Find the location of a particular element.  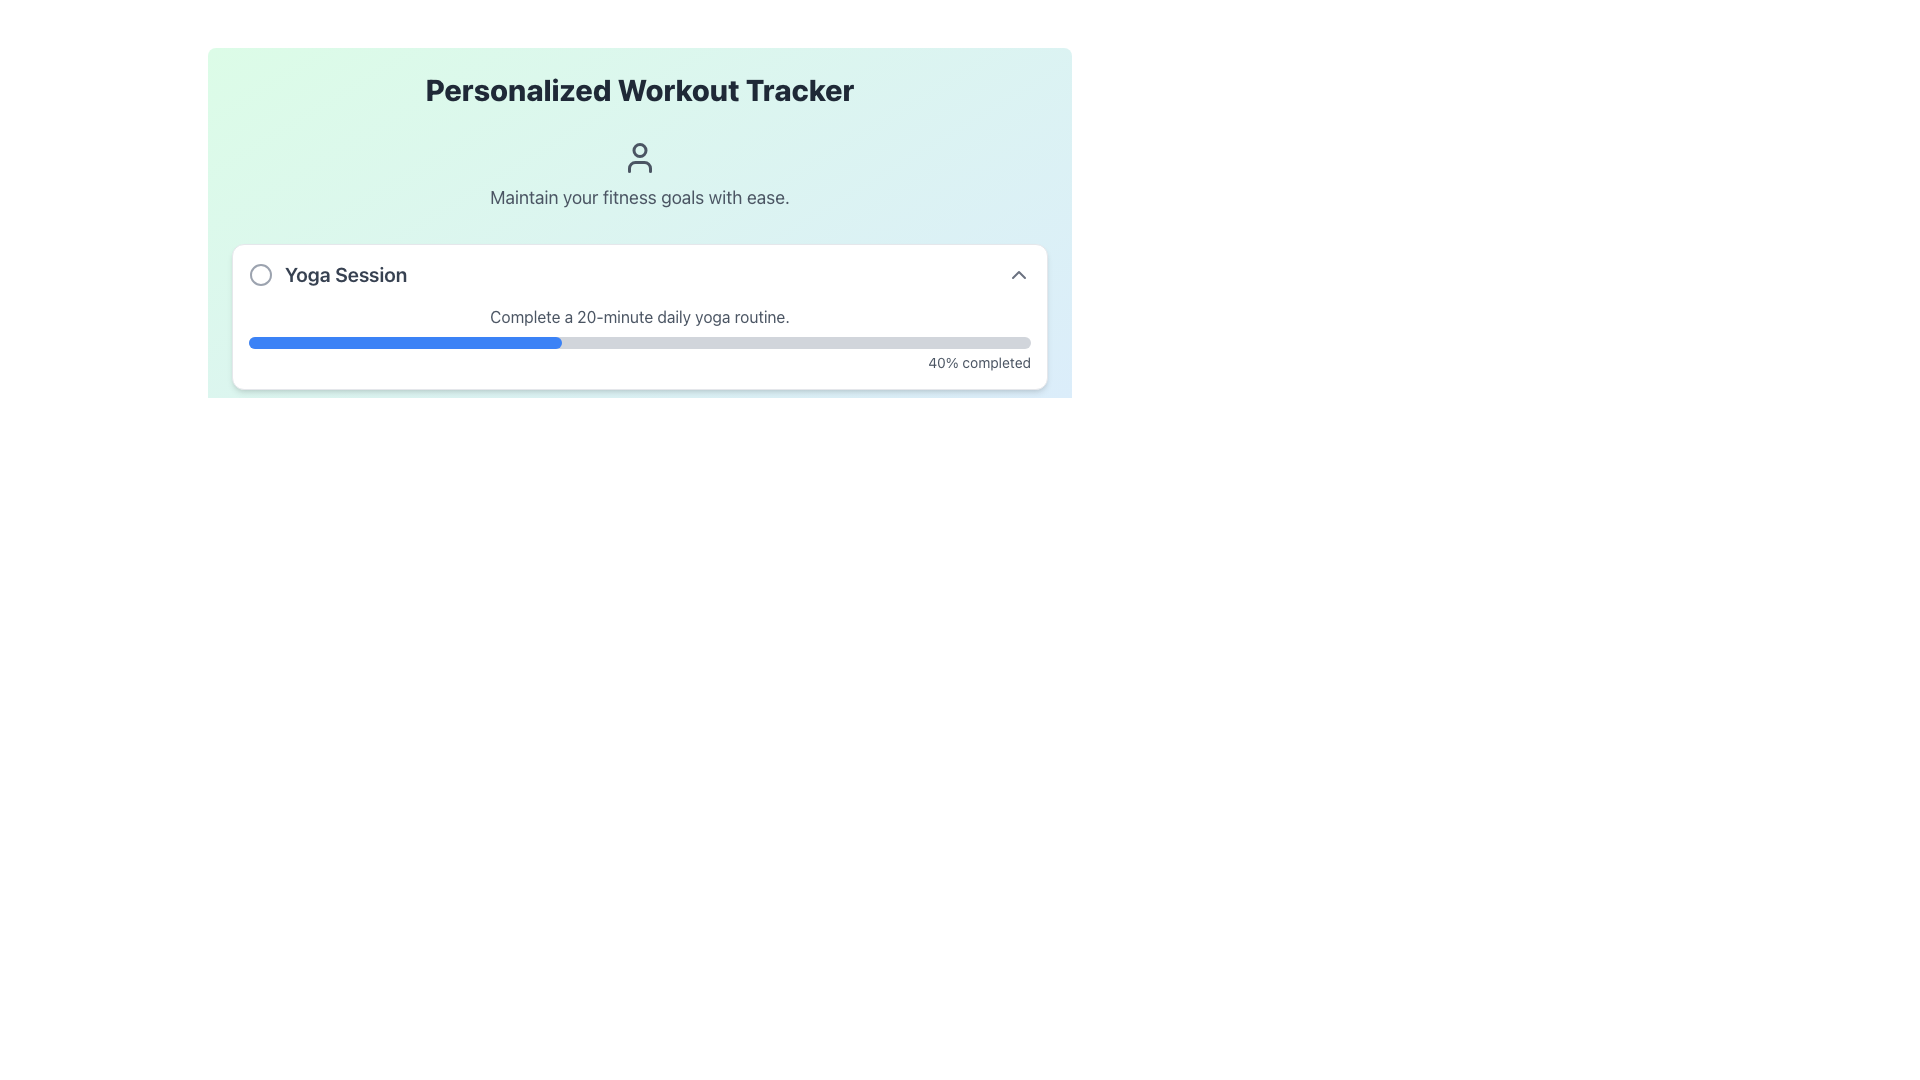

the horizontally-aligned progress bar that is light gray with a blue-filled section covering 40% of its width, located beneath the text 'Complete a 20-minute daily yoga routine.' and above '40% completed.' is located at coordinates (638, 342).